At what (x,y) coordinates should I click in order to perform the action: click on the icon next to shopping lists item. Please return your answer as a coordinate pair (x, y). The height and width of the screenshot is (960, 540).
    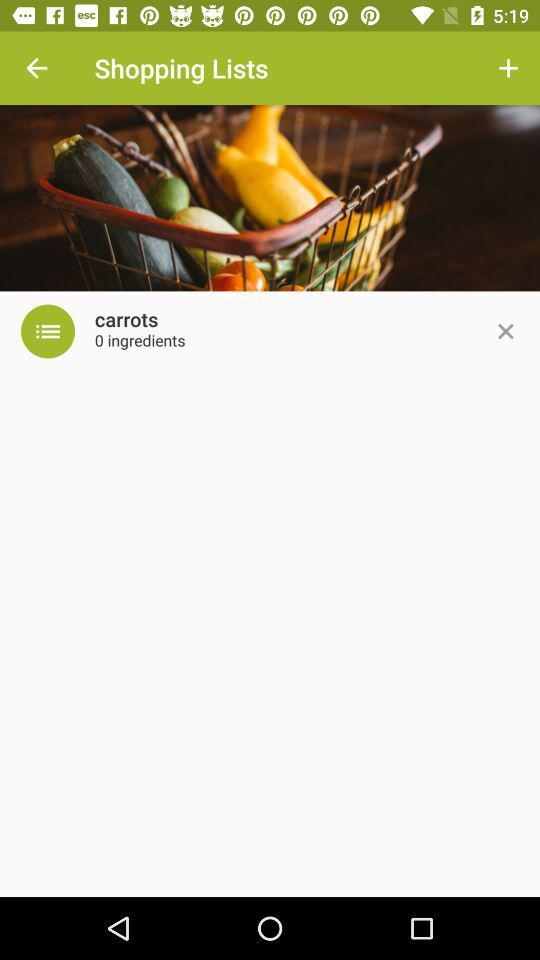
    Looking at the image, I should click on (36, 68).